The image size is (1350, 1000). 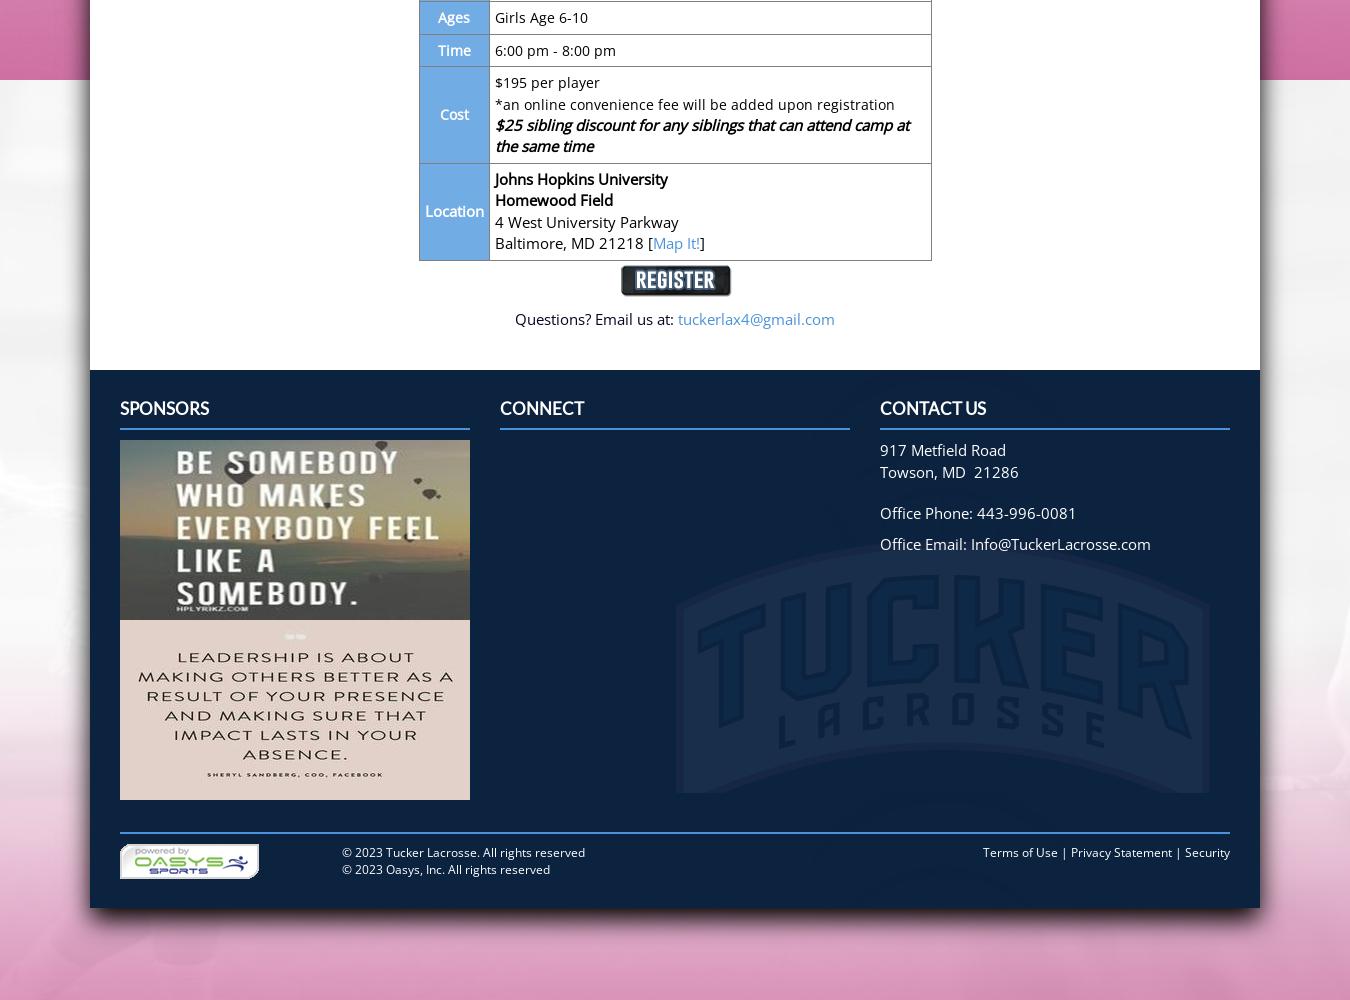 What do you see at coordinates (1026, 512) in the screenshot?
I see `'443-996-0081'` at bounding box center [1026, 512].